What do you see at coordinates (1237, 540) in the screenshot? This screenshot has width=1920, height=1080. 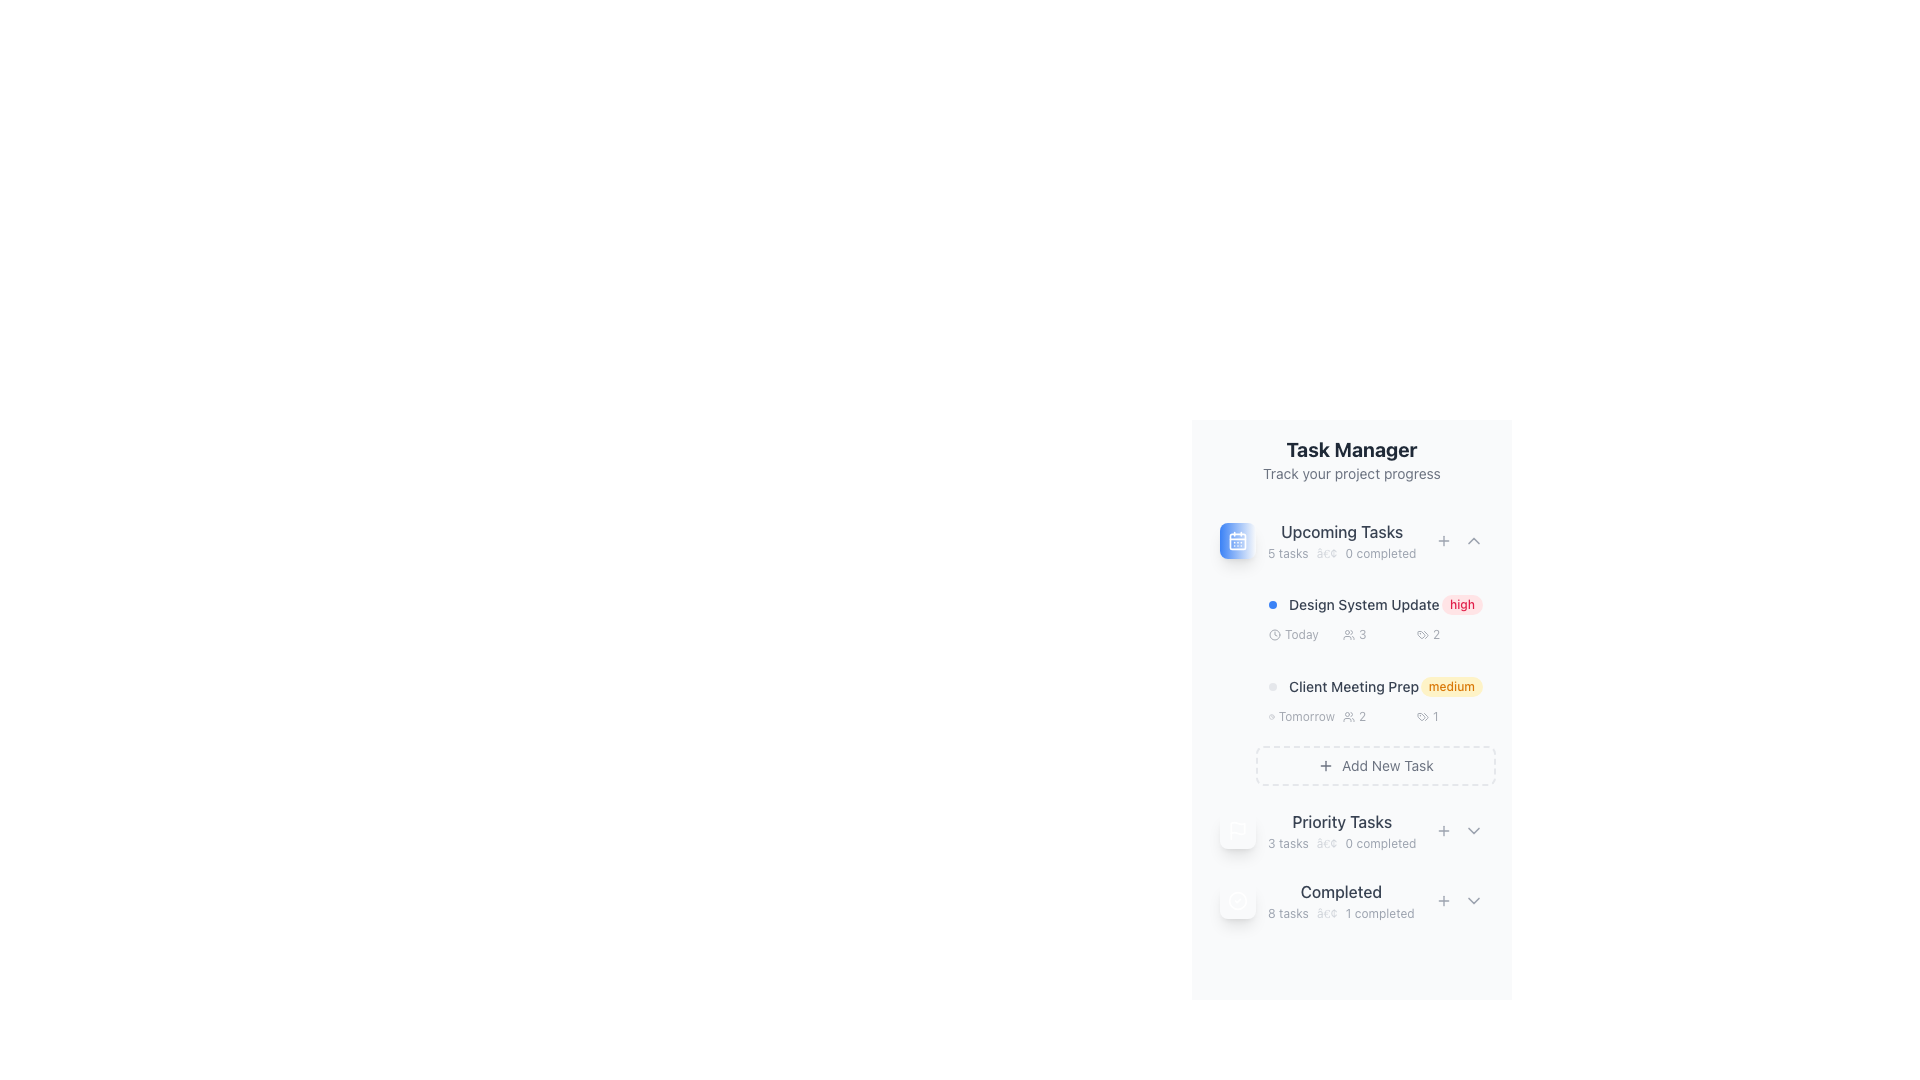 I see `the calendar icon with a blue gradient background and white outlines` at bounding box center [1237, 540].